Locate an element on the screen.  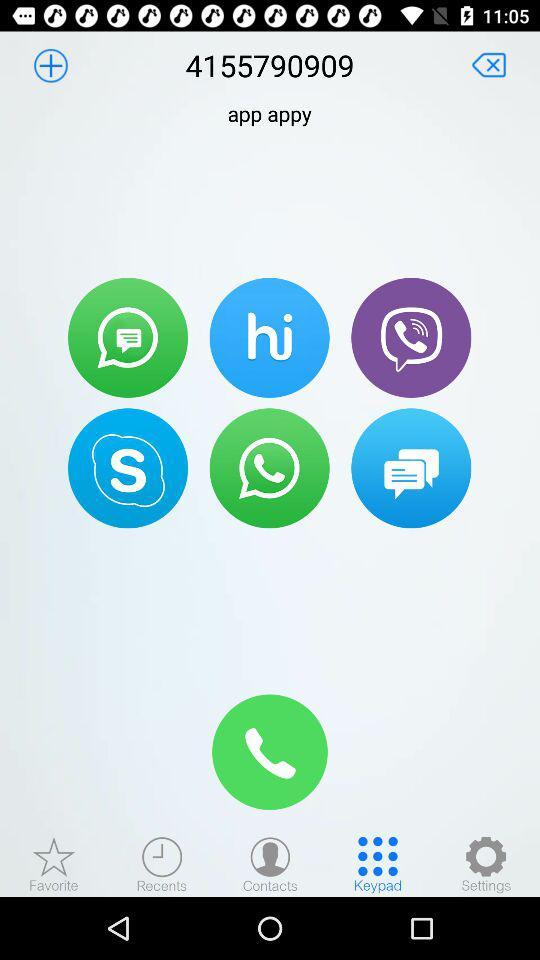
pressing this takes you to a chat is located at coordinates (410, 468).